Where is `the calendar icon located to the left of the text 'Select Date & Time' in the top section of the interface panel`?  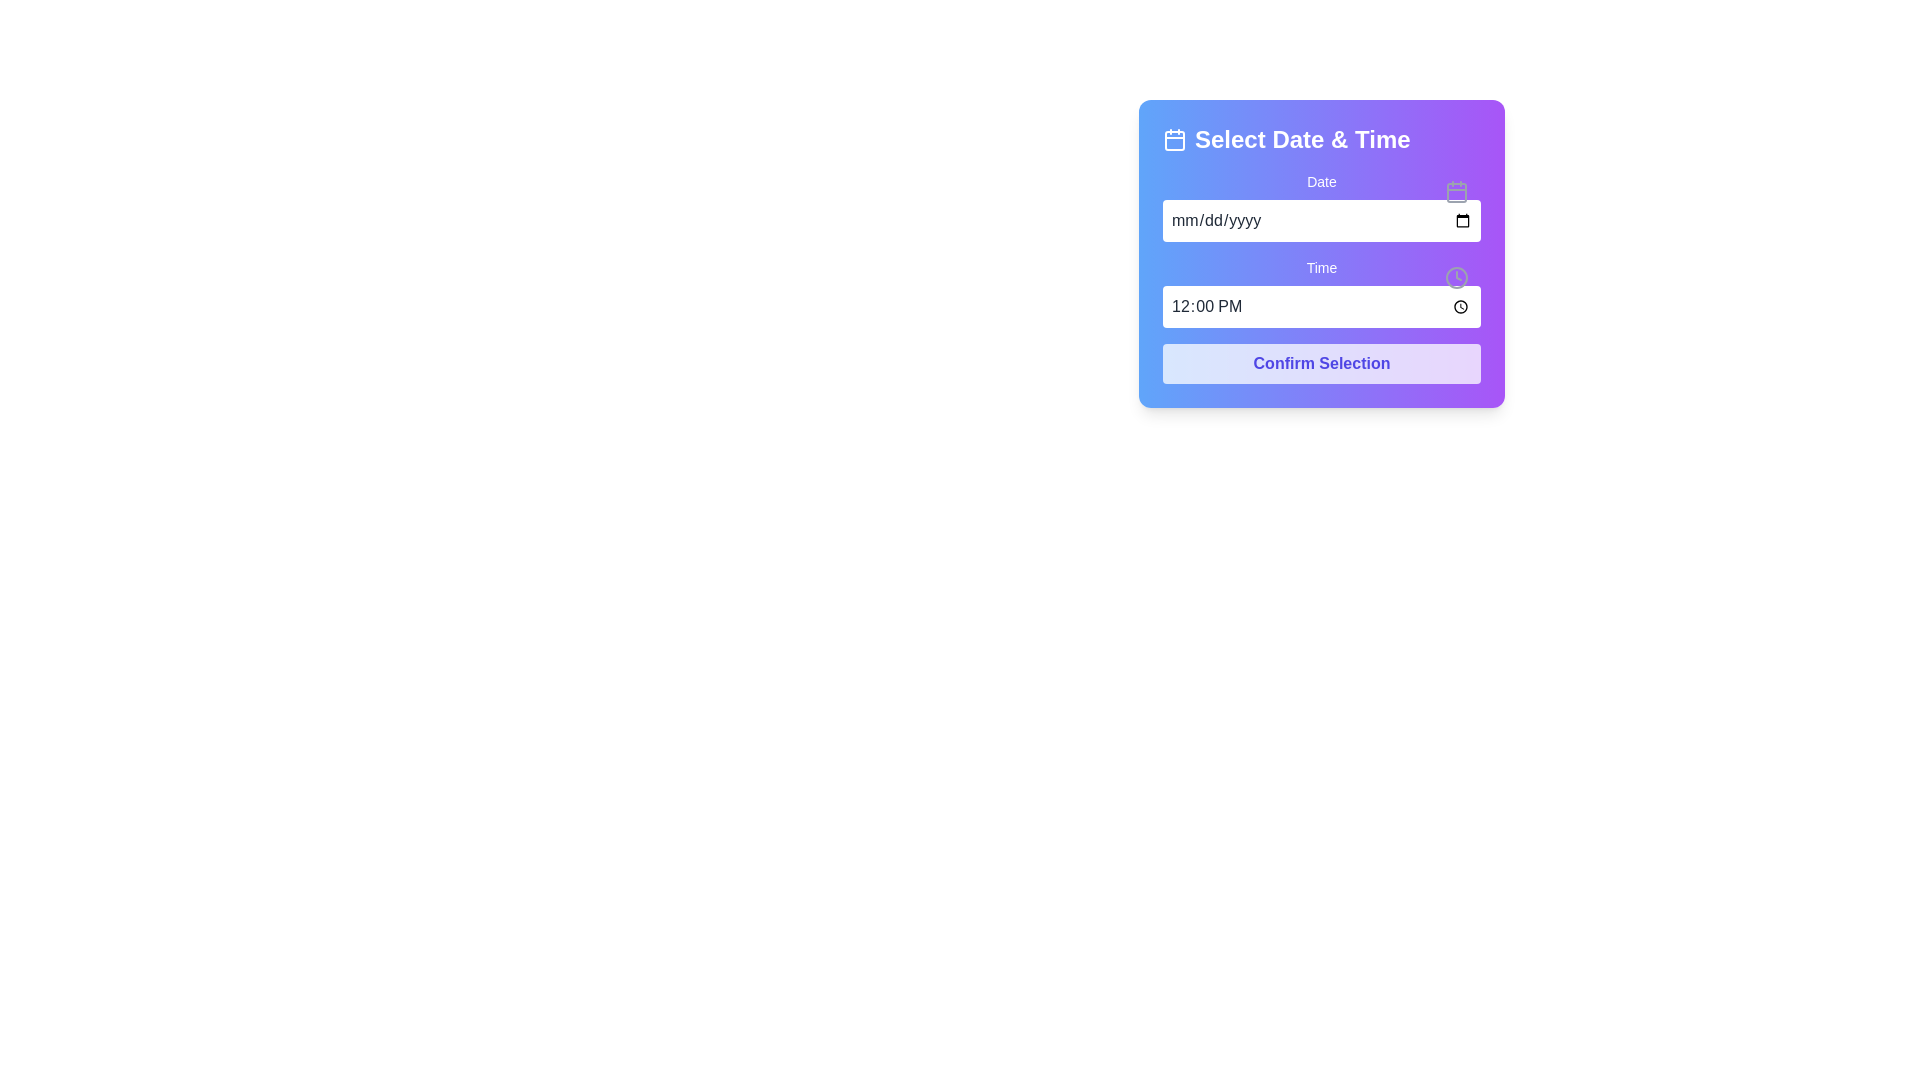 the calendar icon located to the left of the text 'Select Date & Time' in the top section of the interface panel is located at coordinates (1175, 138).